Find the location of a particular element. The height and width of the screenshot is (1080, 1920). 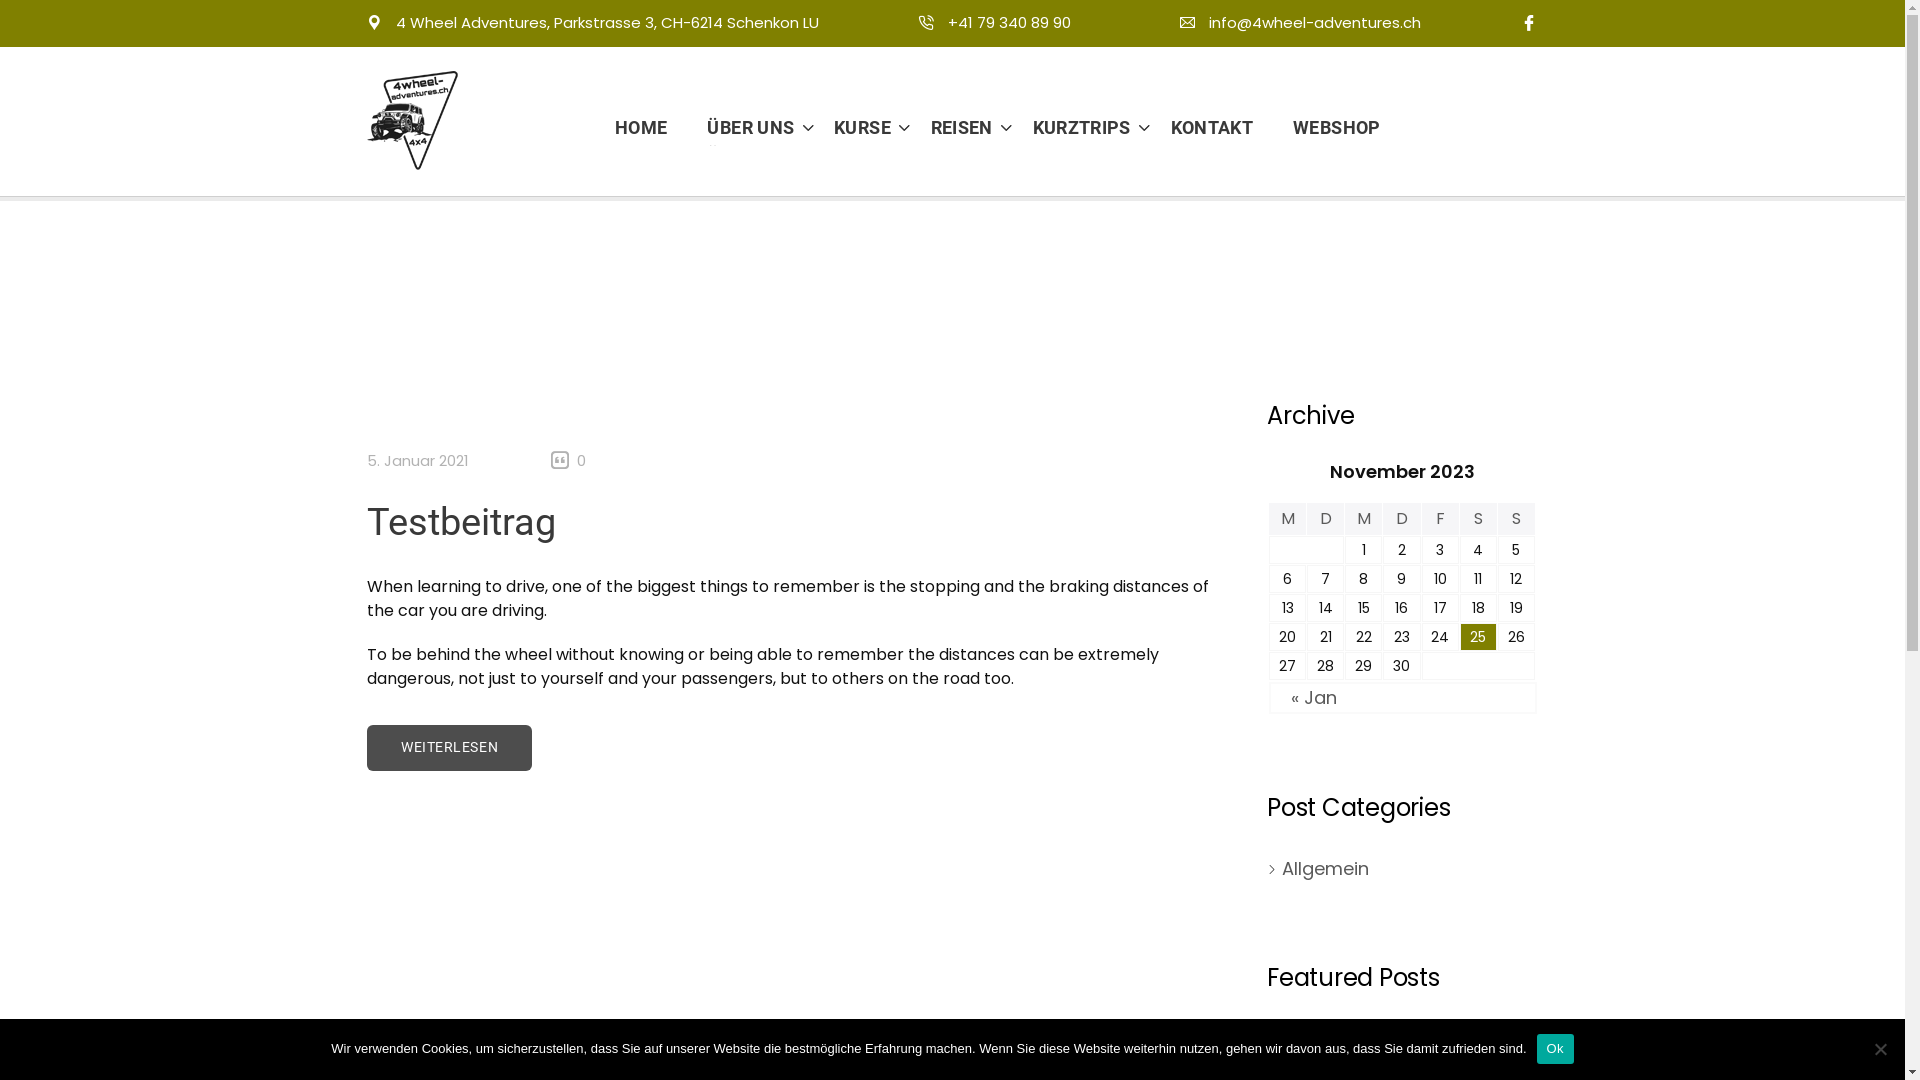

'5. Januar 2021' is located at coordinates (416, 460).